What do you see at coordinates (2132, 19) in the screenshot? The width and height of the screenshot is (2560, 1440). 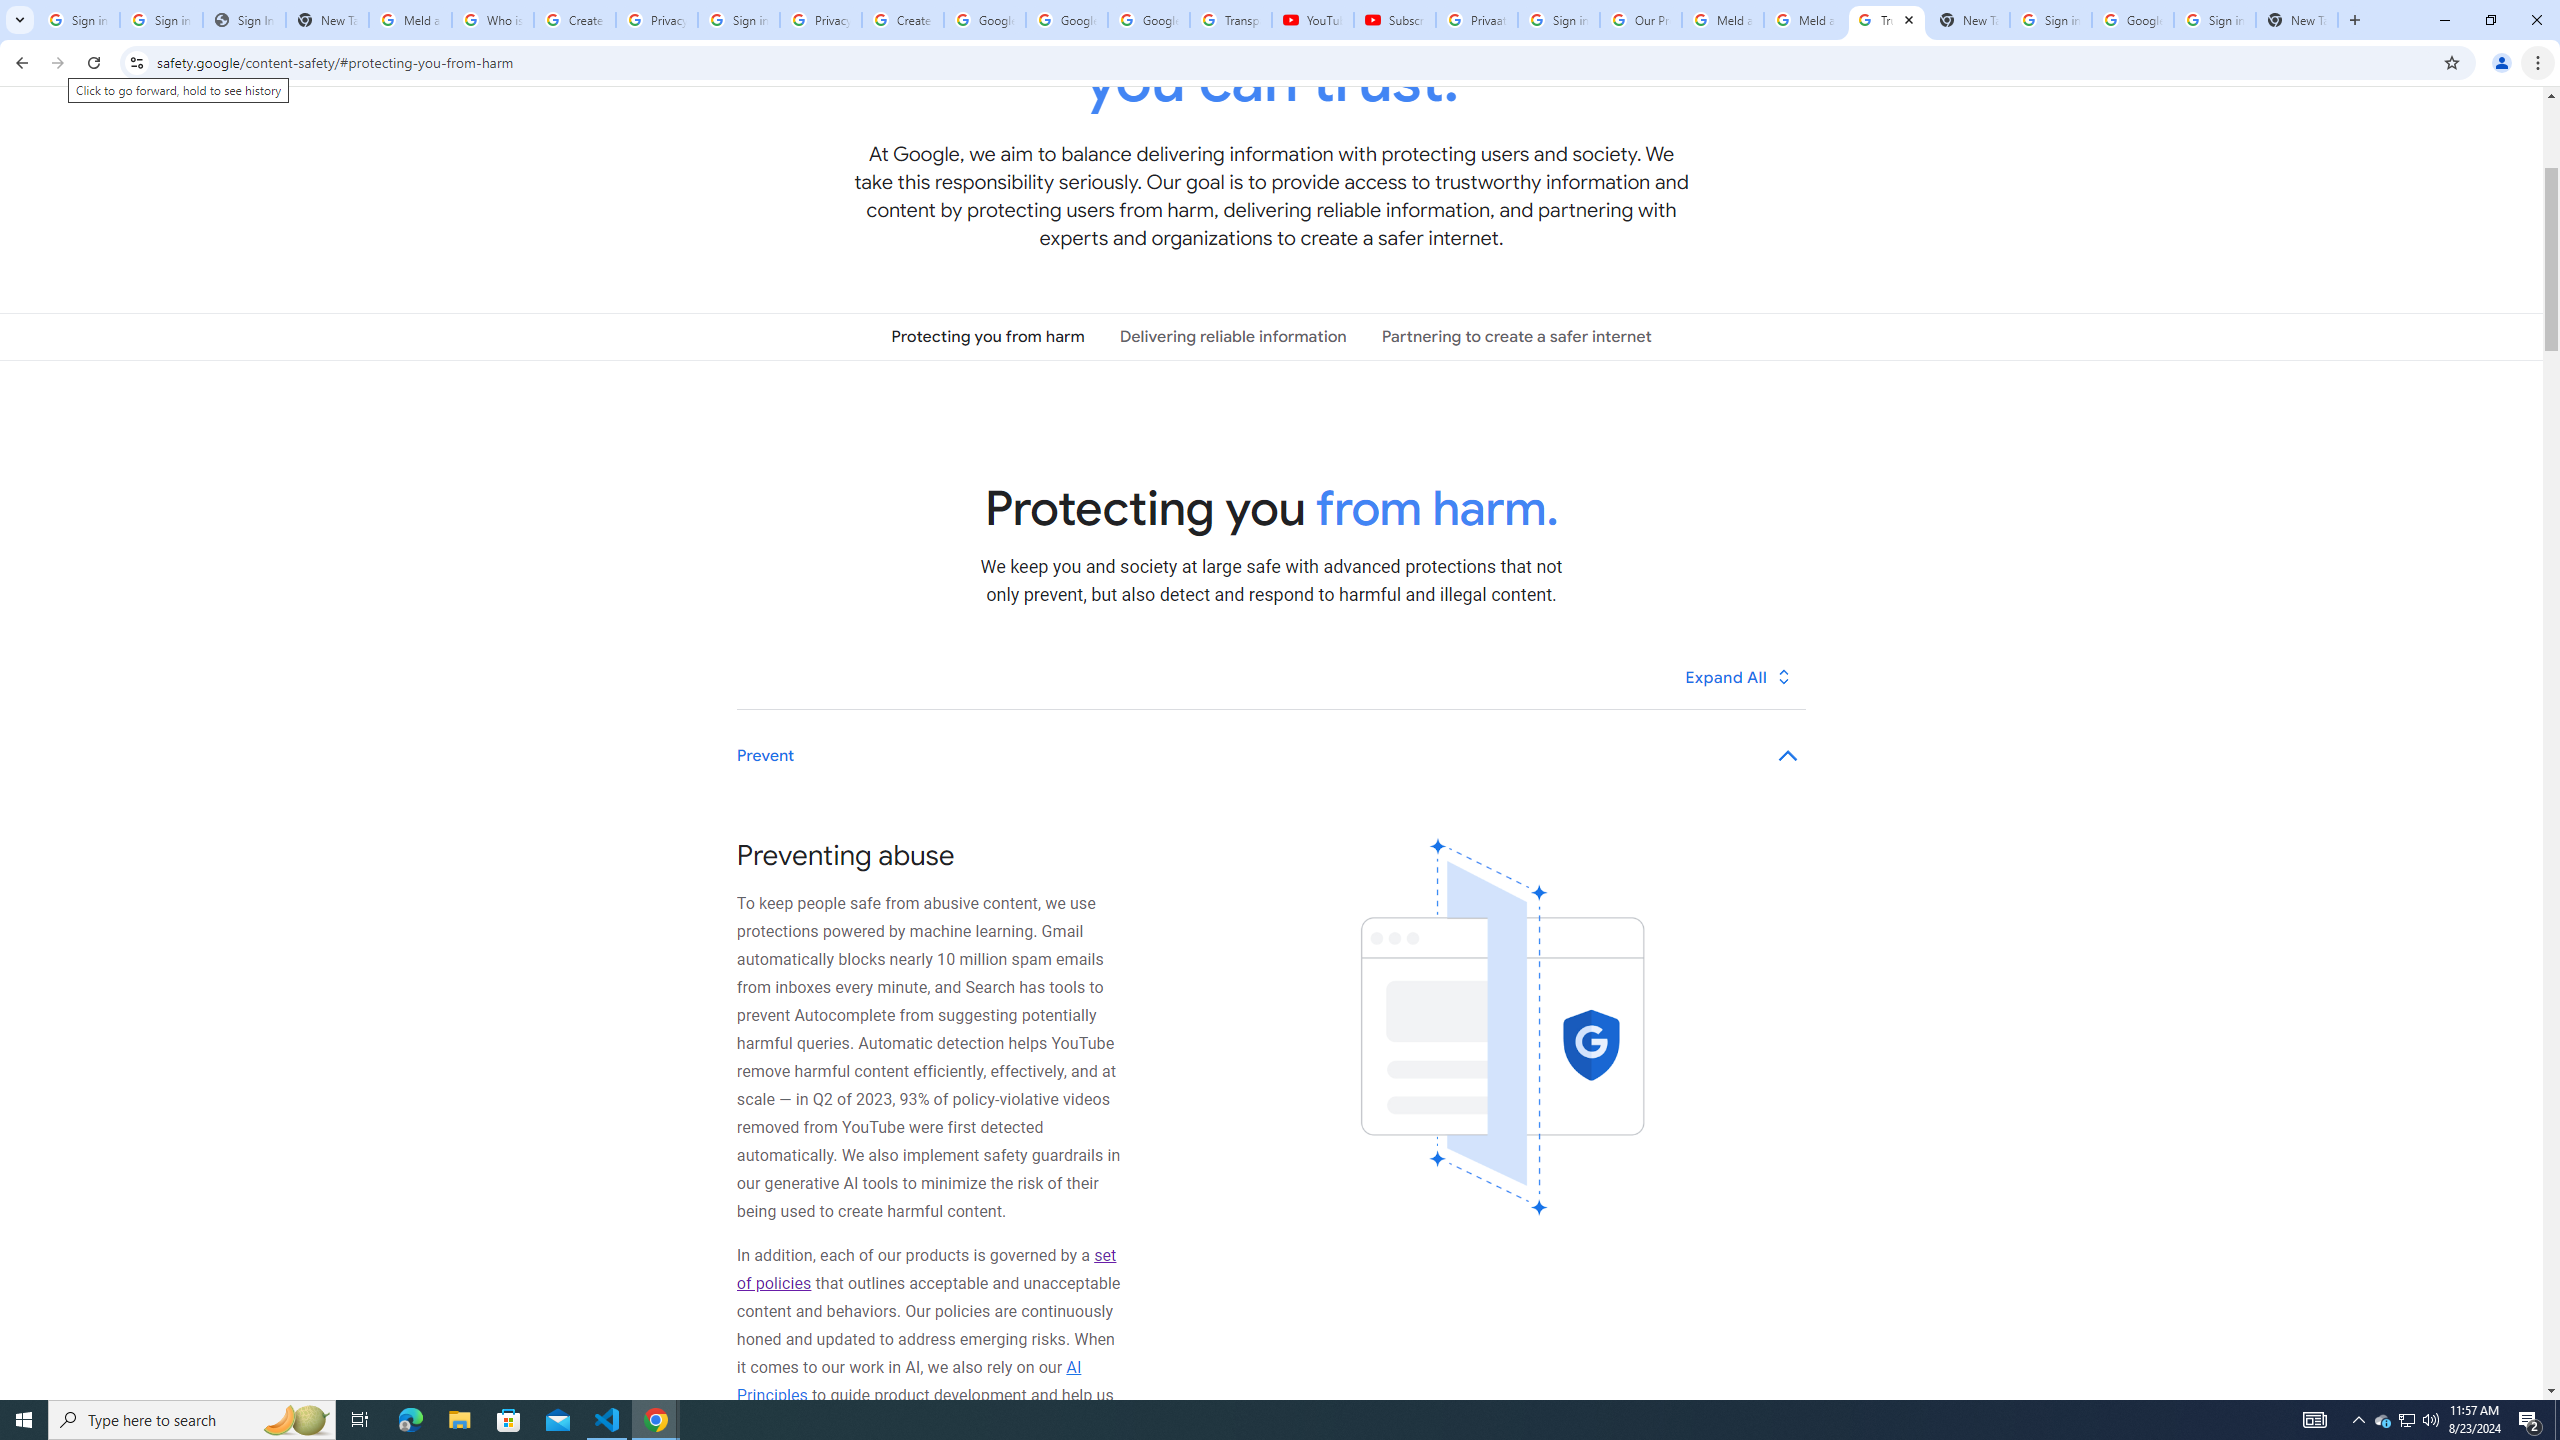 I see `'Google Cybersecurity Innovations - Google Safety Center'` at bounding box center [2132, 19].